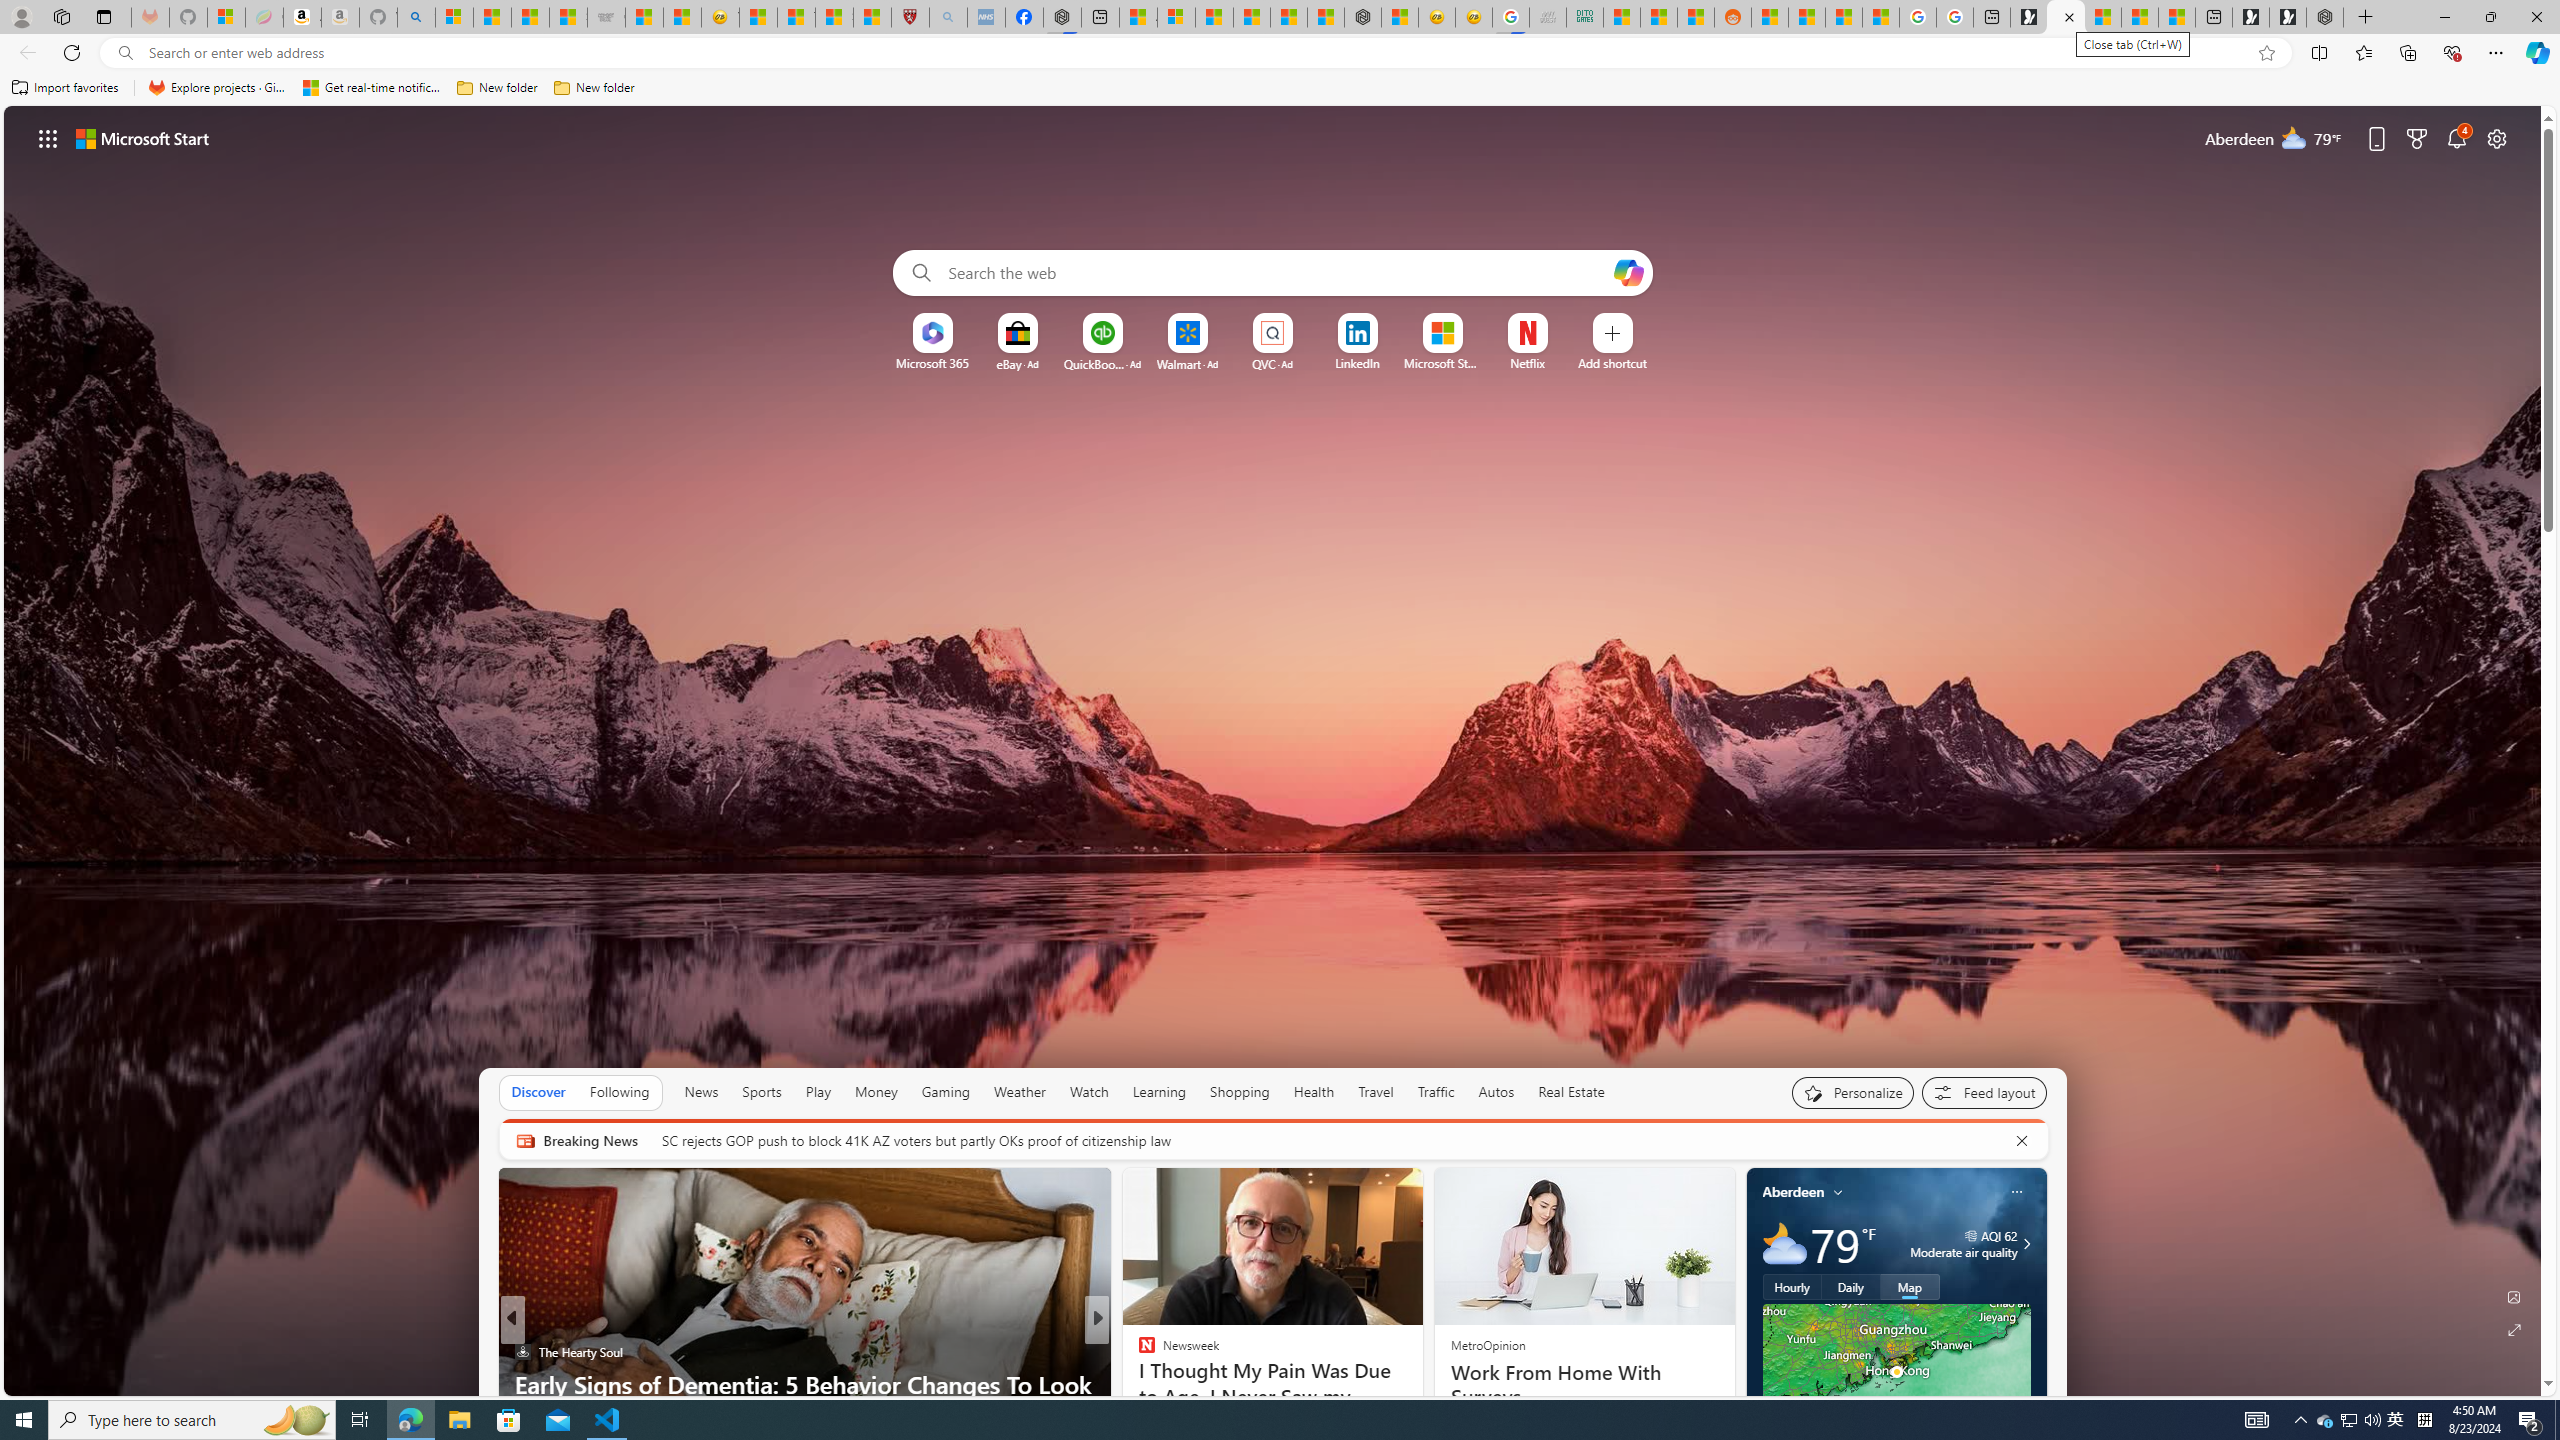  What do you see at coordinates (521, 1351) in the screenshot?
I see `'The Hearty Soul'` at bounding box center [521, 1351].